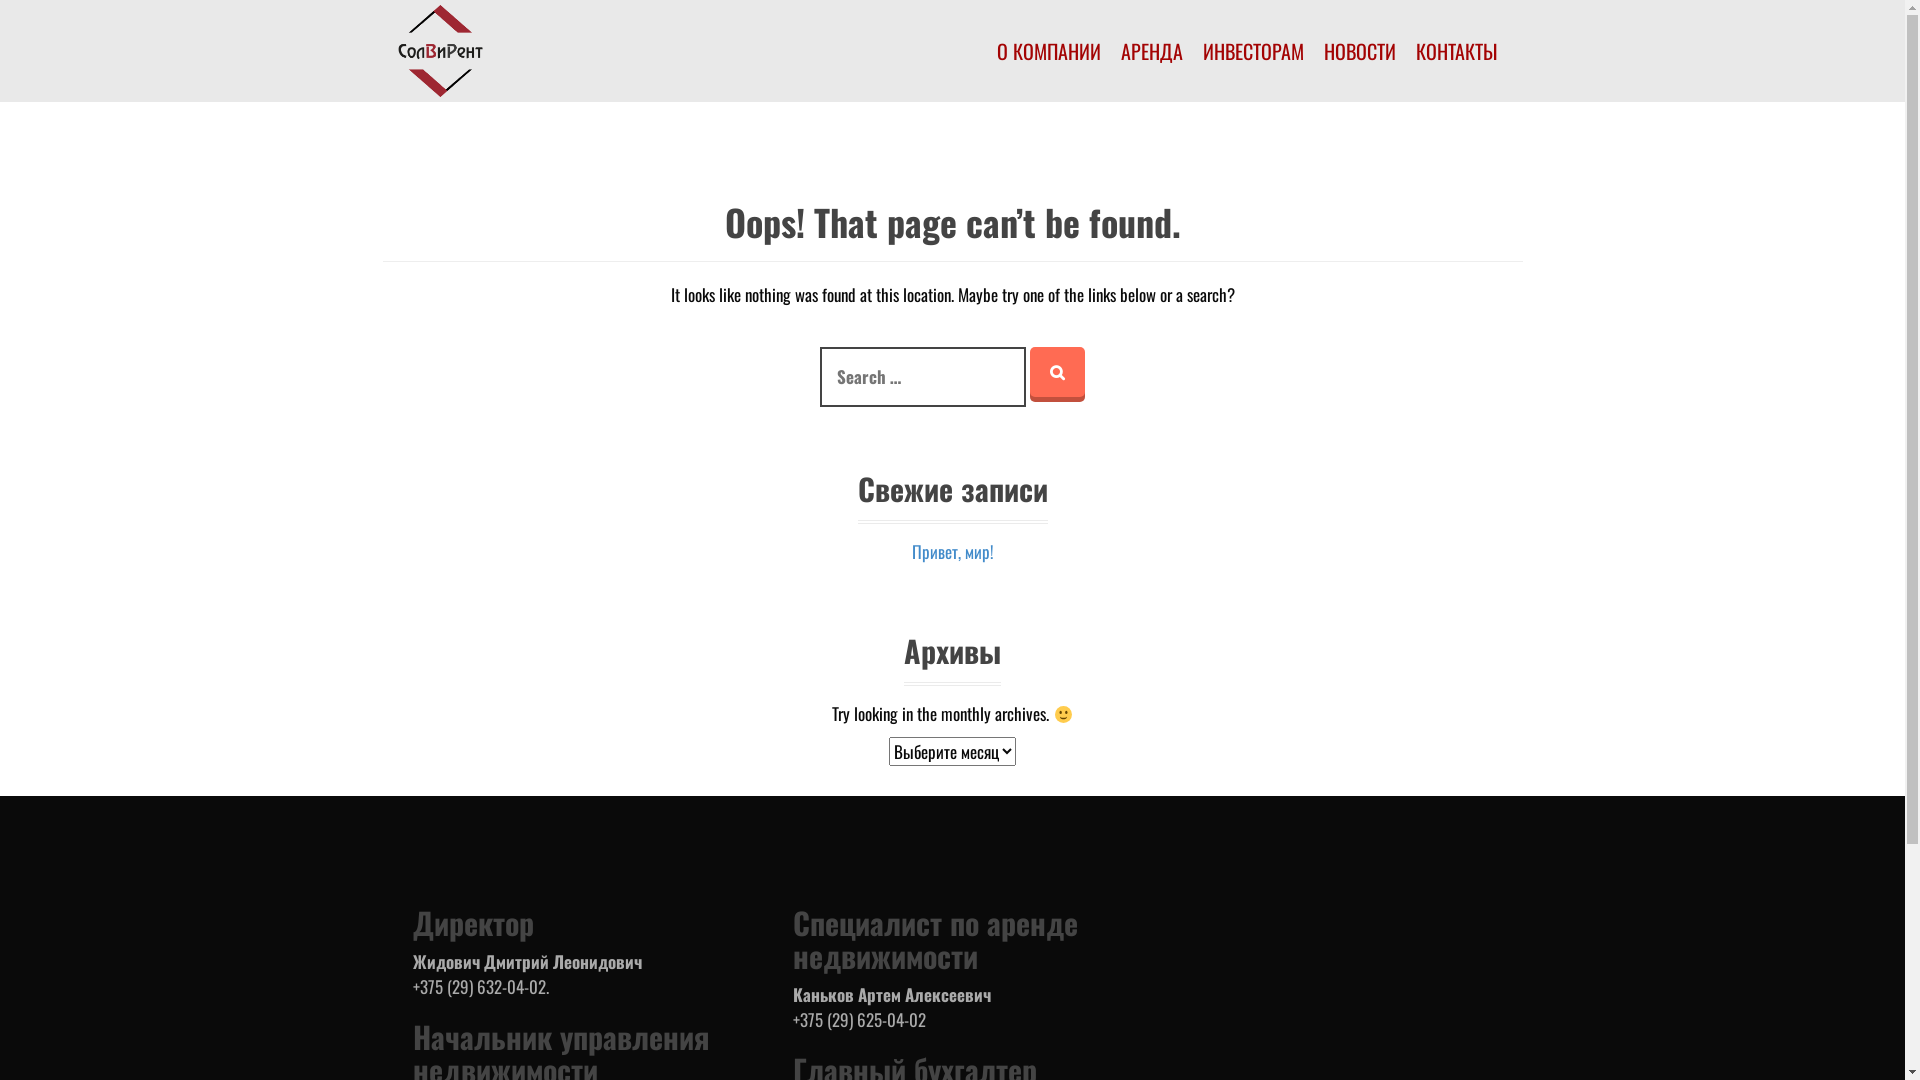 The image size is (1920, 1080). I want to click on 'Skip to content', so click(0, 0).